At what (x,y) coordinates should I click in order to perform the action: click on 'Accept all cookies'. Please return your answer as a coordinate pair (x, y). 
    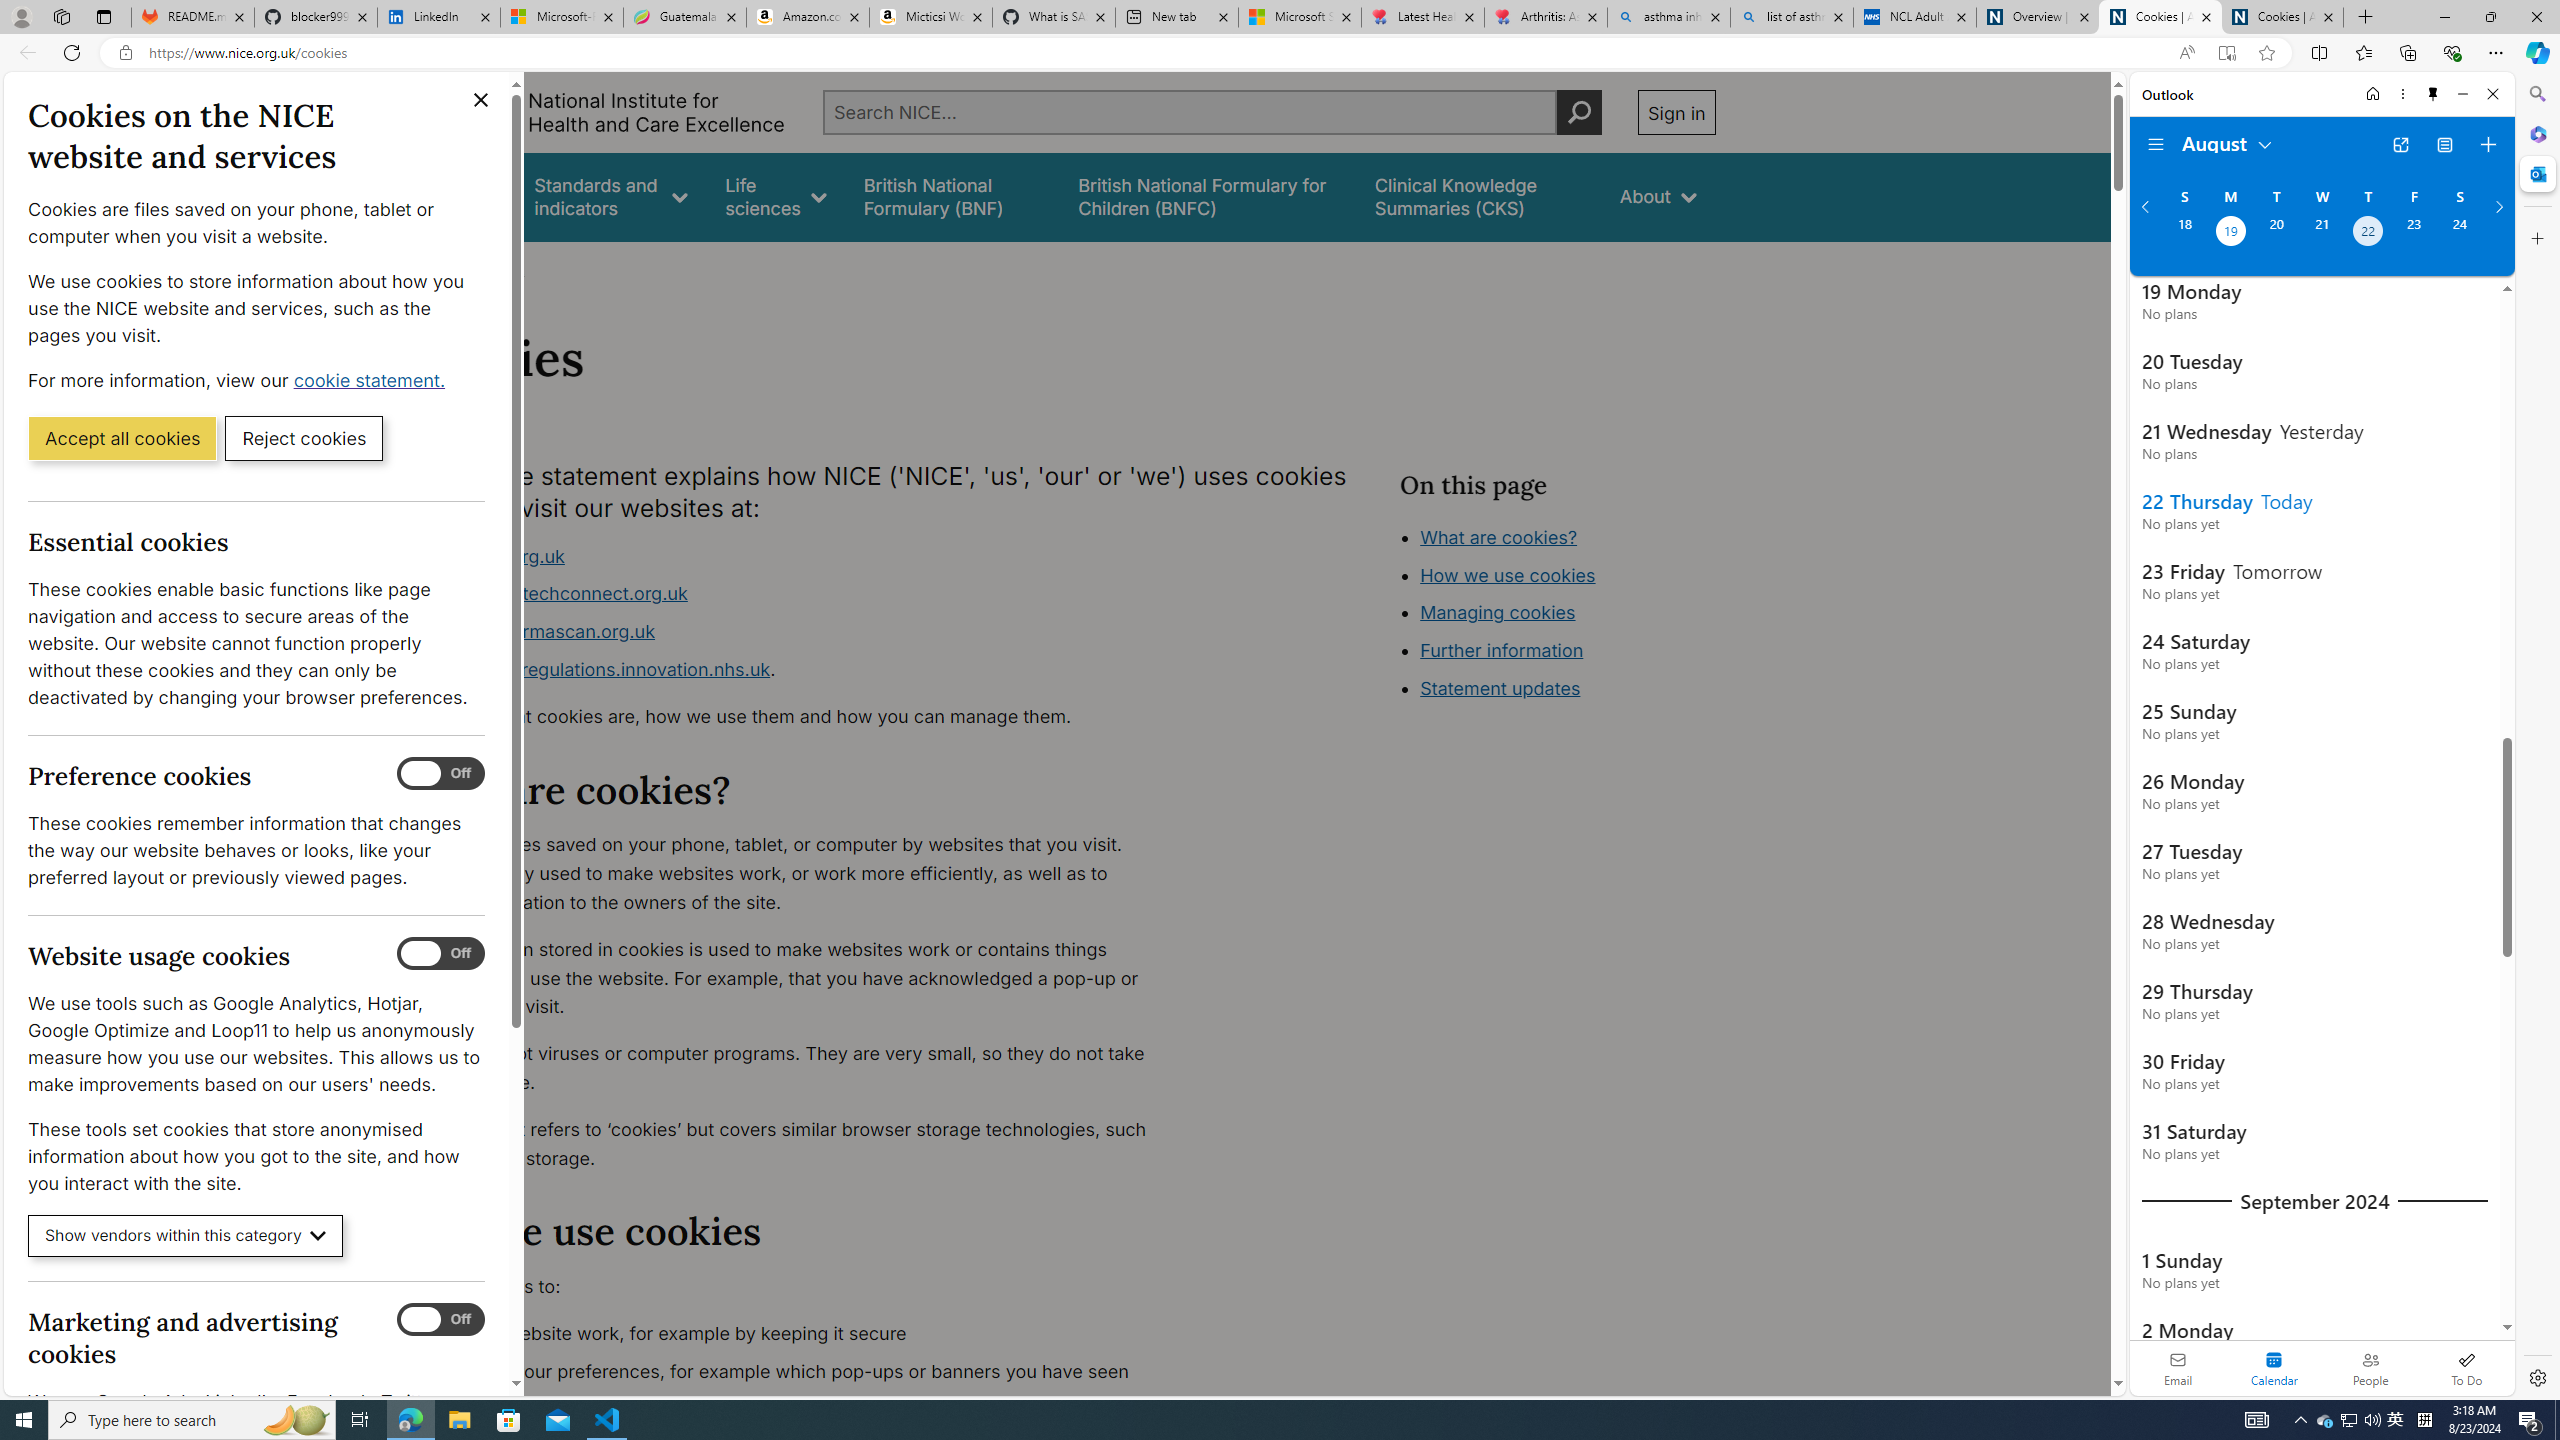
    Looking at the image, I should click on (122, 436).